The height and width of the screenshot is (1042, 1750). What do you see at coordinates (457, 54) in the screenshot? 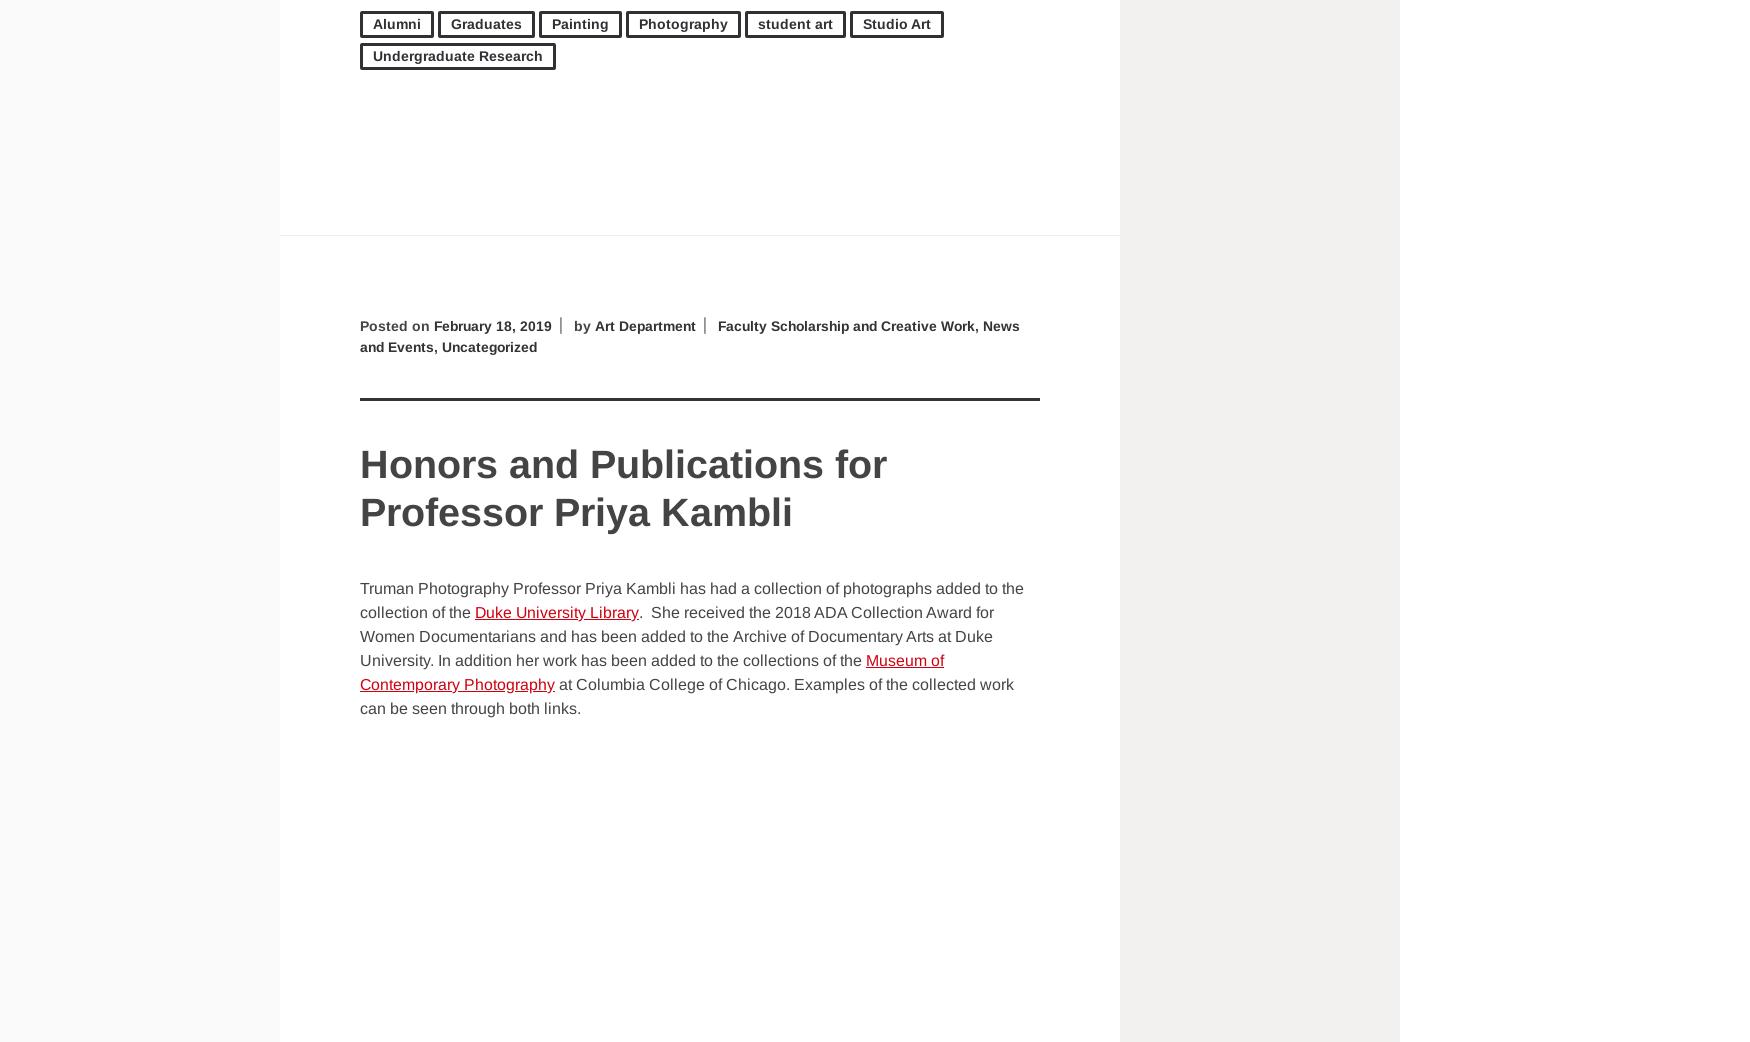
I see `'Undergraduate Research'` at bounding box center [457, 54].